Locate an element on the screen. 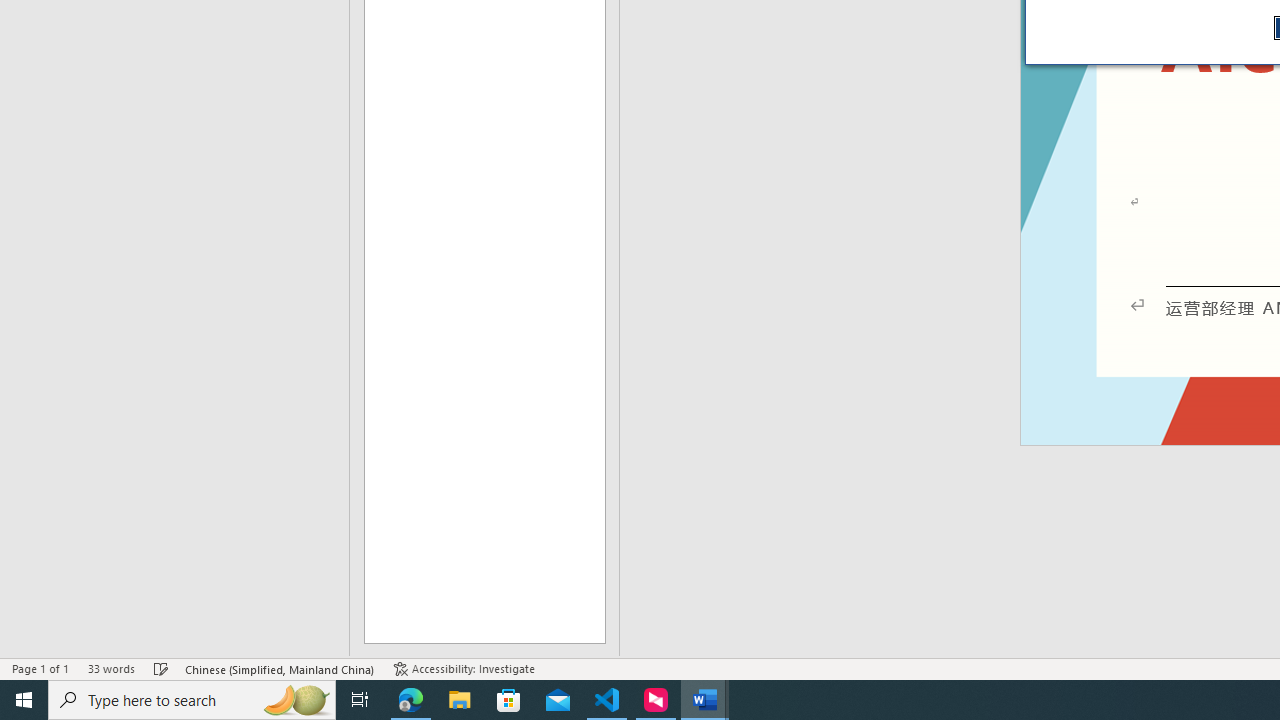 This screenshot has width=1280, height=720. 'Type here to search' is located at coordinates (192, 698).